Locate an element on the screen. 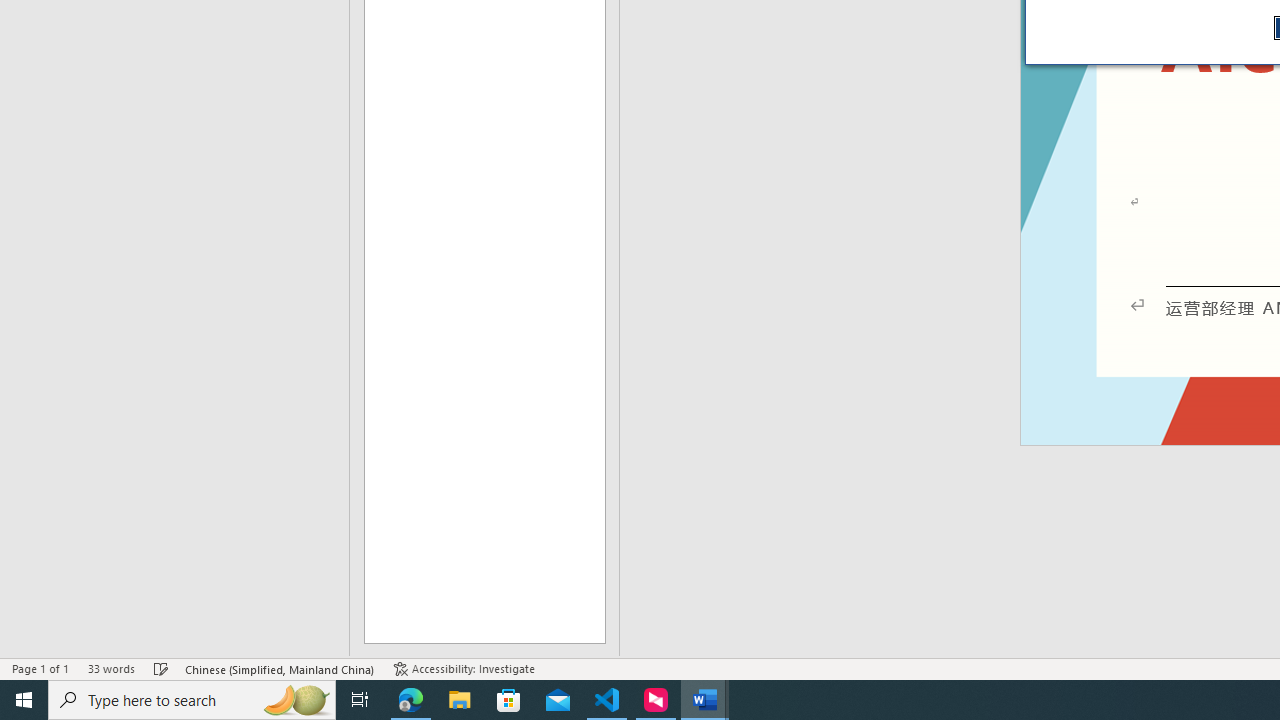 This screenshot has width=1280, height=720. 'Type here to search' is located at coordinates (192, 698).